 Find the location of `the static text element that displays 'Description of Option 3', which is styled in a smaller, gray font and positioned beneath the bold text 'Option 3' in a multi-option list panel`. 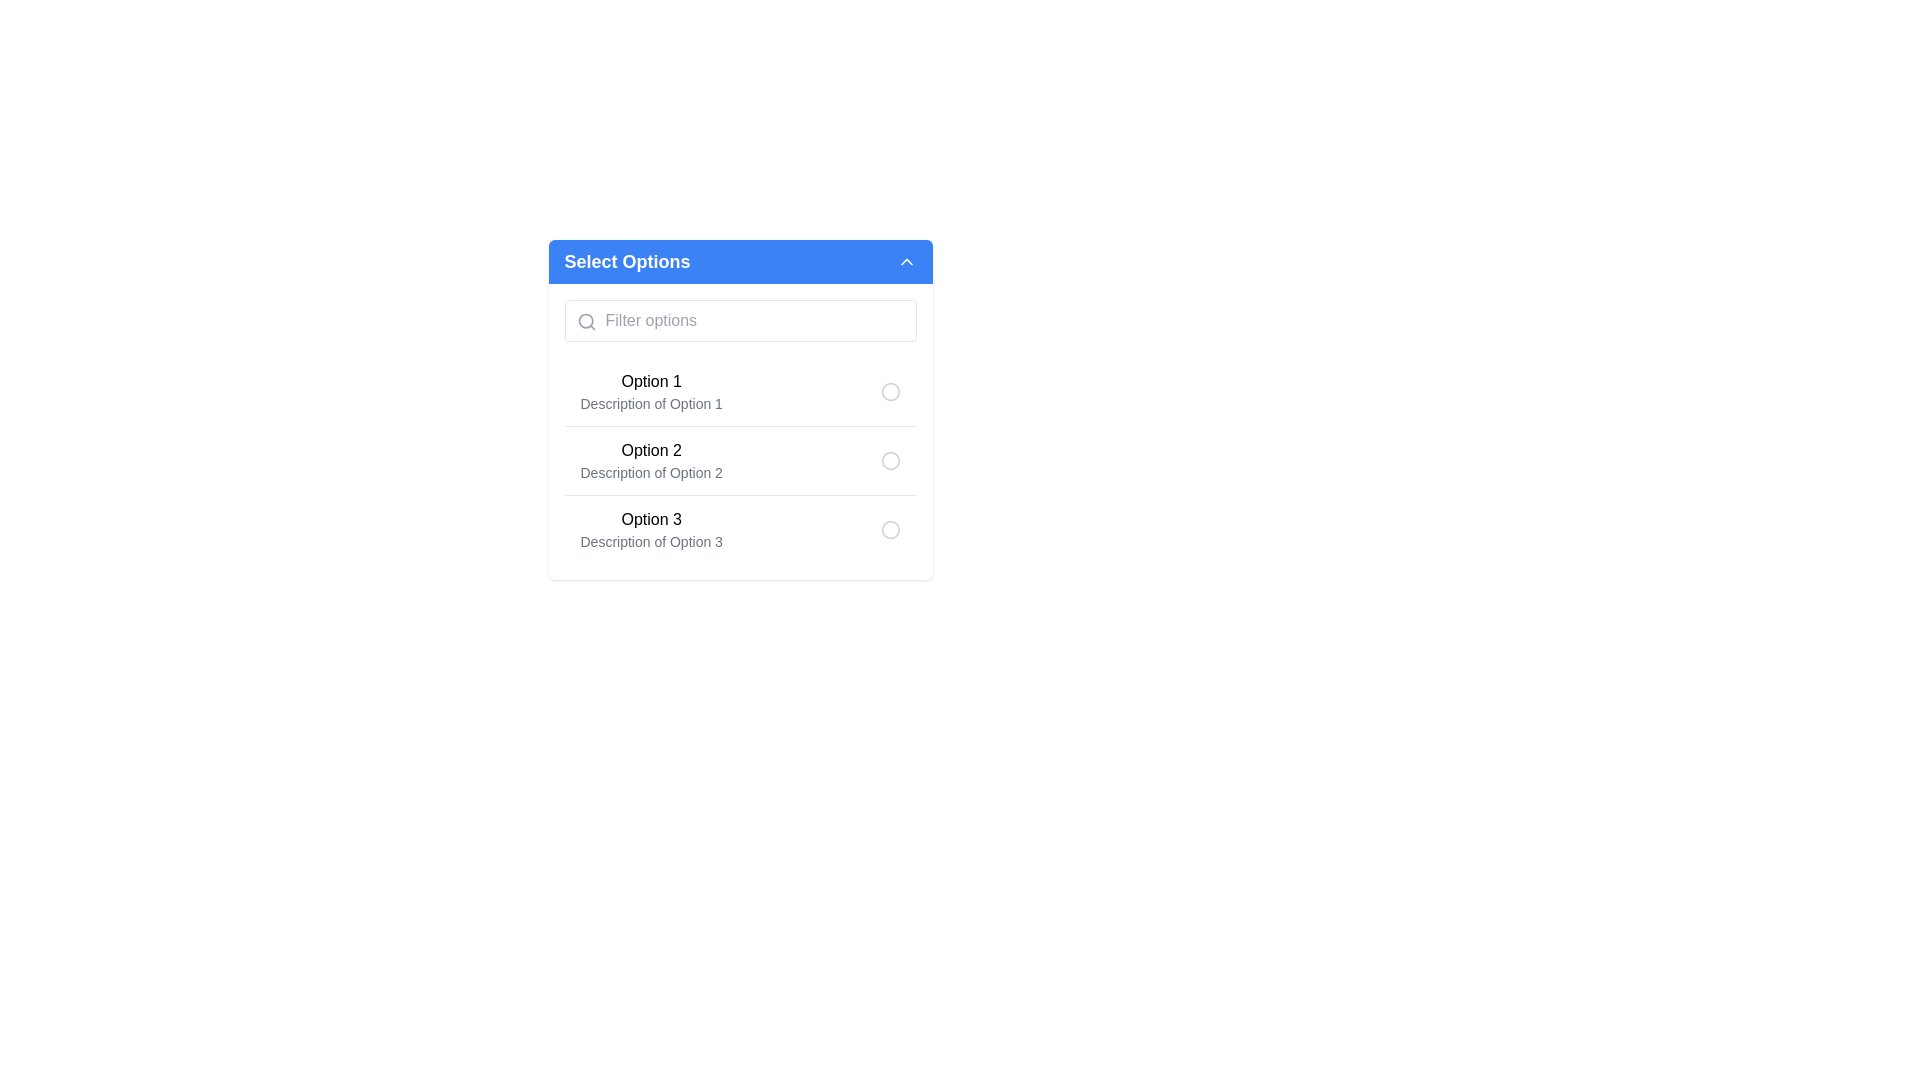

the static text element that displays 'Description of Option 3', which is styled in a smaller, gray font and positioned beneath the bold text 'Option 3' in a multi-option list panel is located at coordinates (651, 542).